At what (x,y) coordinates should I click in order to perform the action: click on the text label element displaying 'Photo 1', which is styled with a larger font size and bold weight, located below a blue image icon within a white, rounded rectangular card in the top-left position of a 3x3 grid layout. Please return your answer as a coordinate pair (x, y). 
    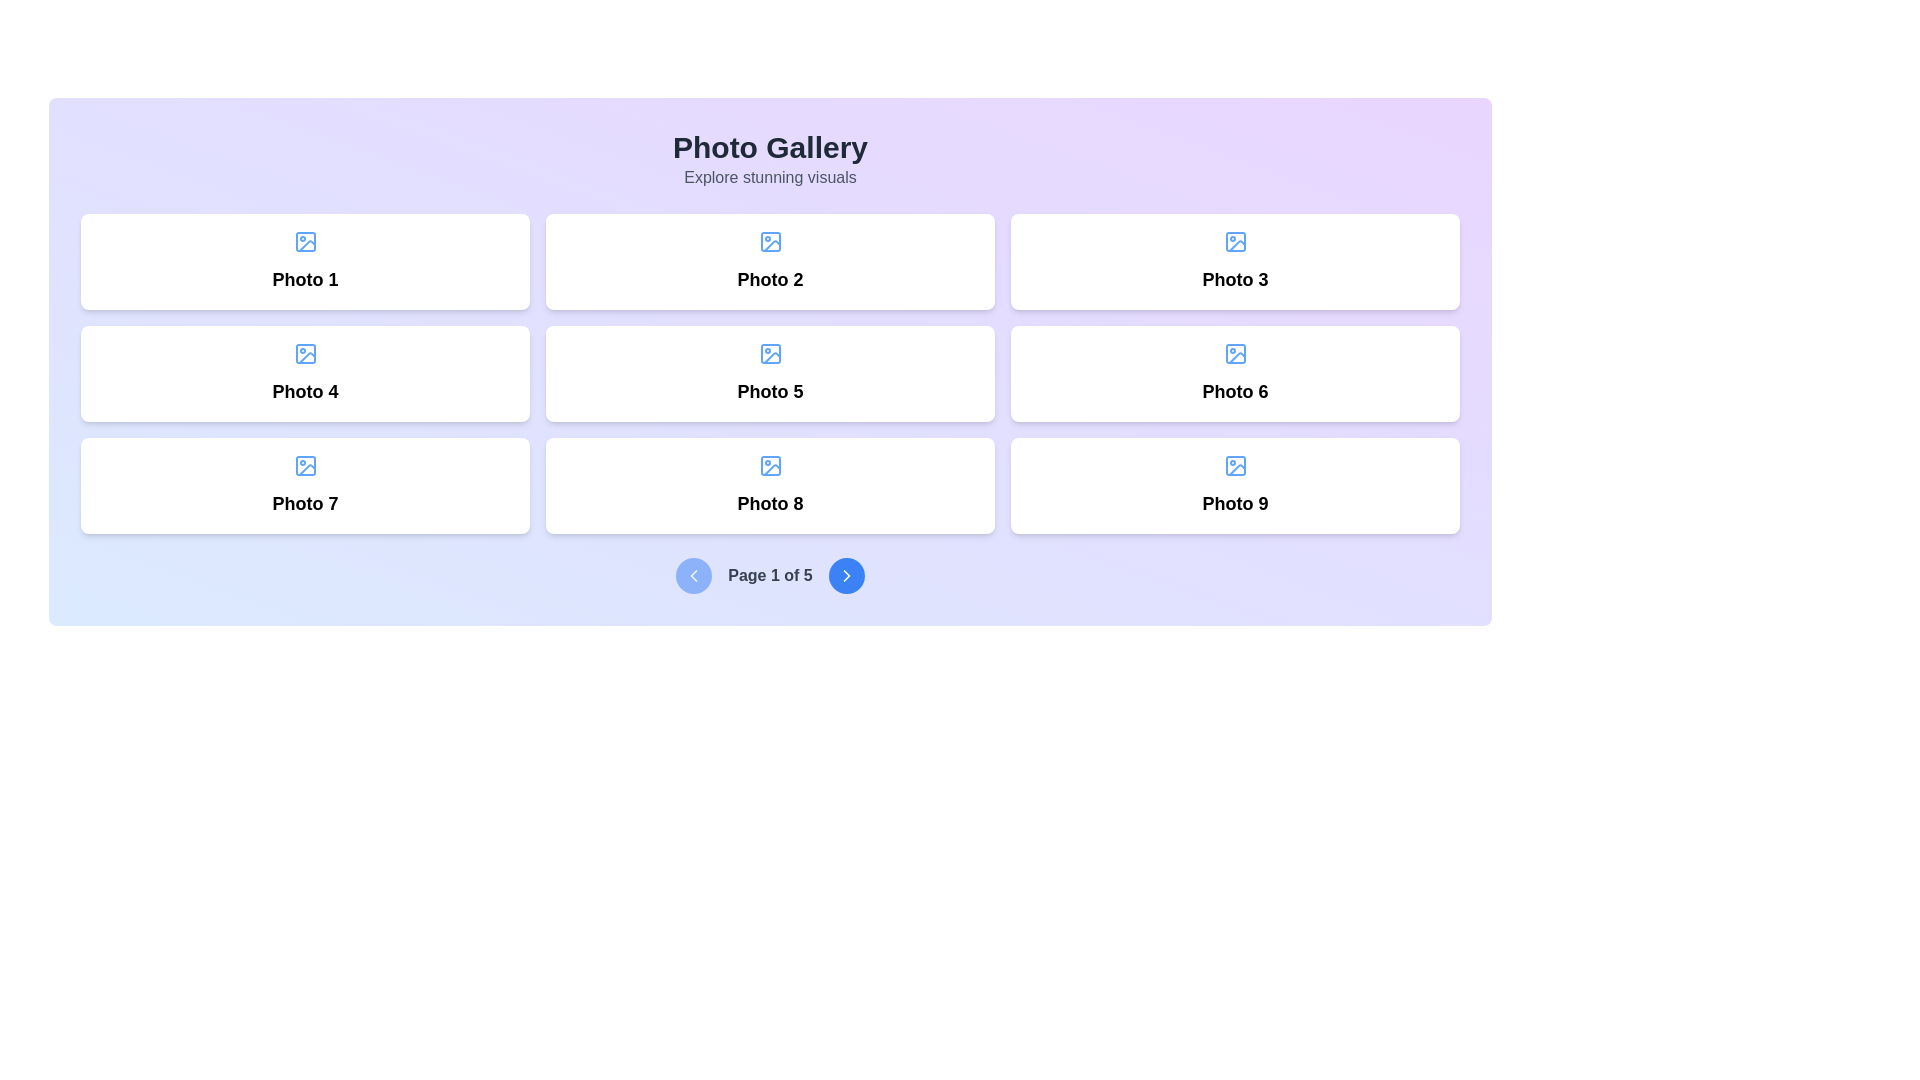
    Looking at the image, I should click on (304, 280).